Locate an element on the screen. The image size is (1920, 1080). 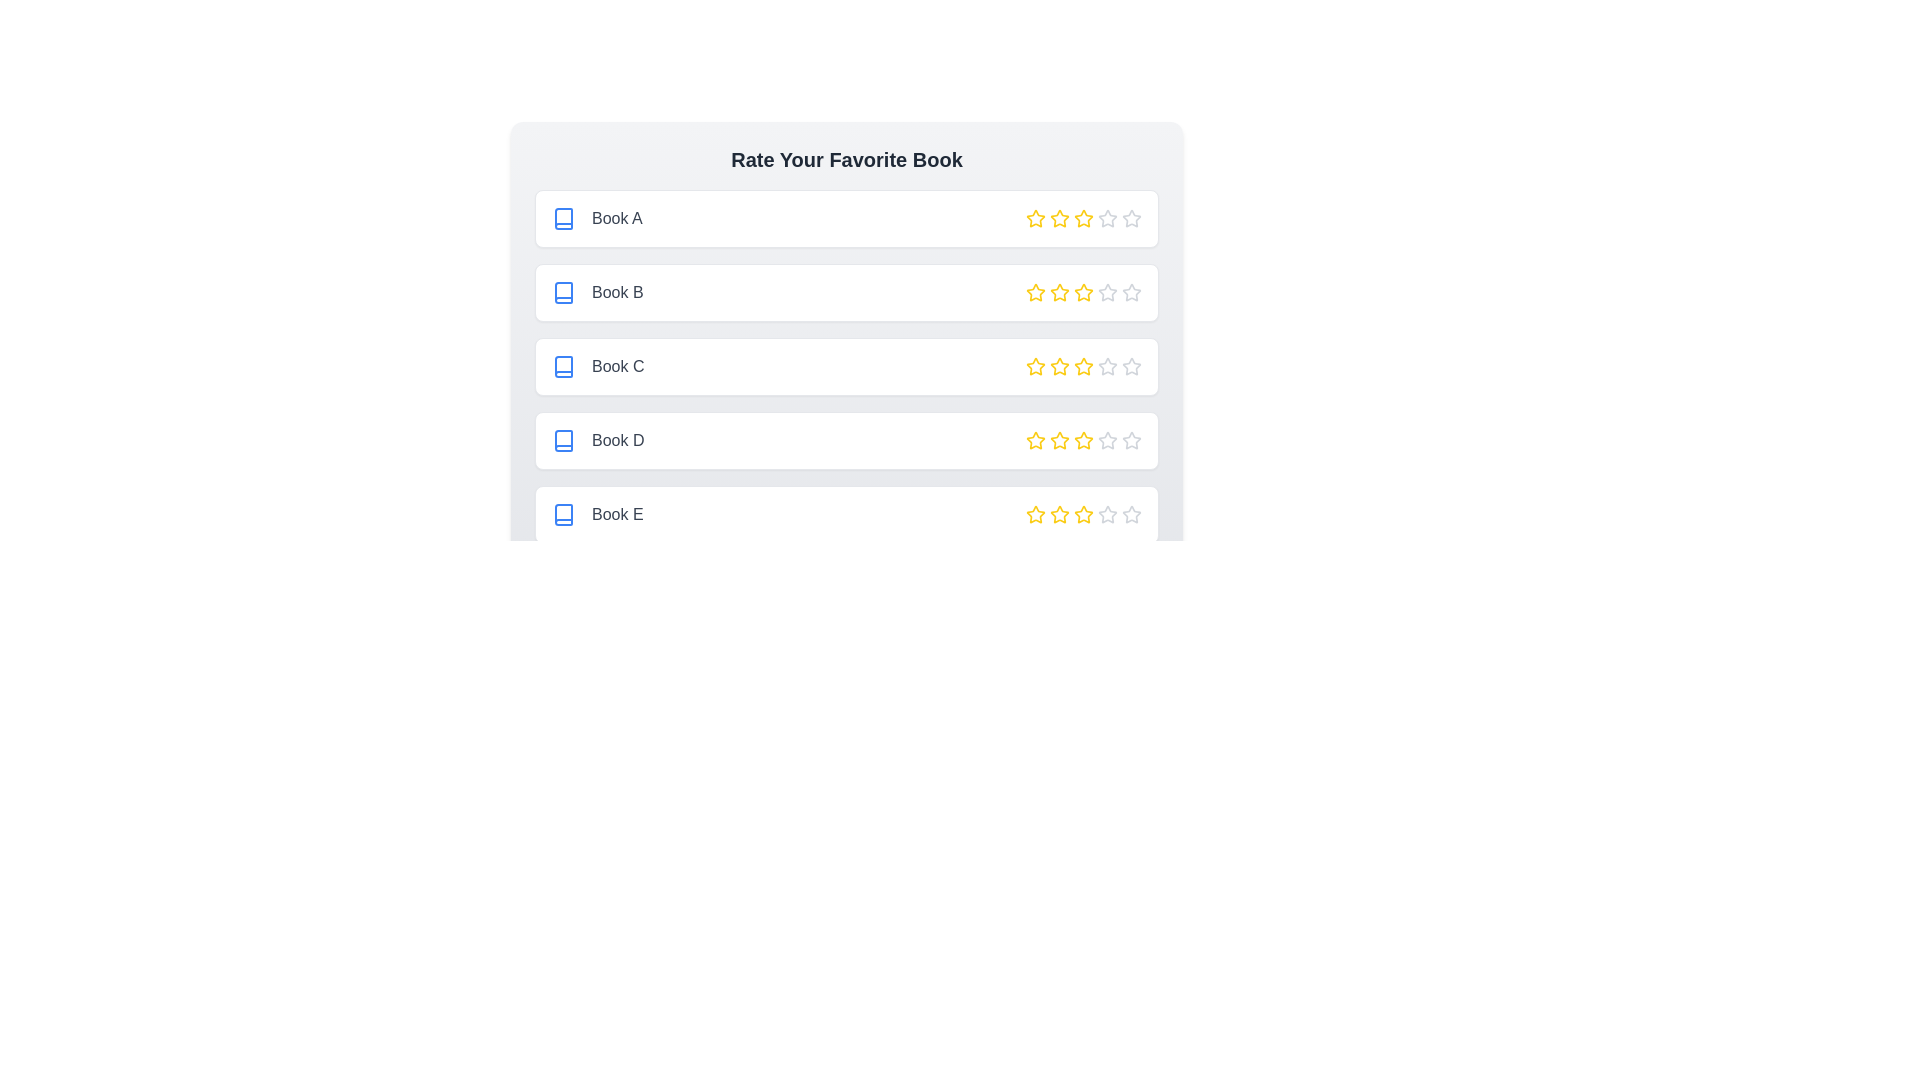
the star corresponding to 2 stars for the book titled Book B is located at coordinates (1059, 293).